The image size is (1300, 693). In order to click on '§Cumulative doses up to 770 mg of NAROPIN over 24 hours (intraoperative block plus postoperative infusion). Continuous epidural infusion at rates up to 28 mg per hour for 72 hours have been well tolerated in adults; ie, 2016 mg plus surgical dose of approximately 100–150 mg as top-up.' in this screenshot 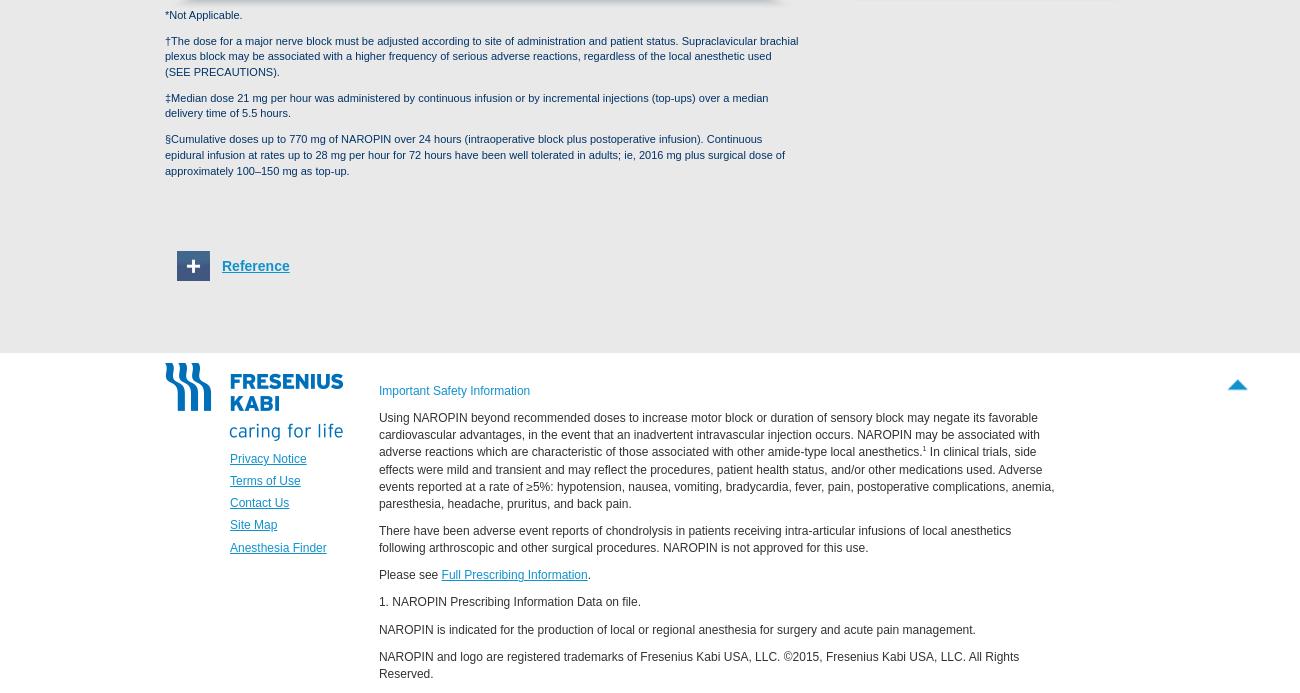, I will do `click(474, 153)`.